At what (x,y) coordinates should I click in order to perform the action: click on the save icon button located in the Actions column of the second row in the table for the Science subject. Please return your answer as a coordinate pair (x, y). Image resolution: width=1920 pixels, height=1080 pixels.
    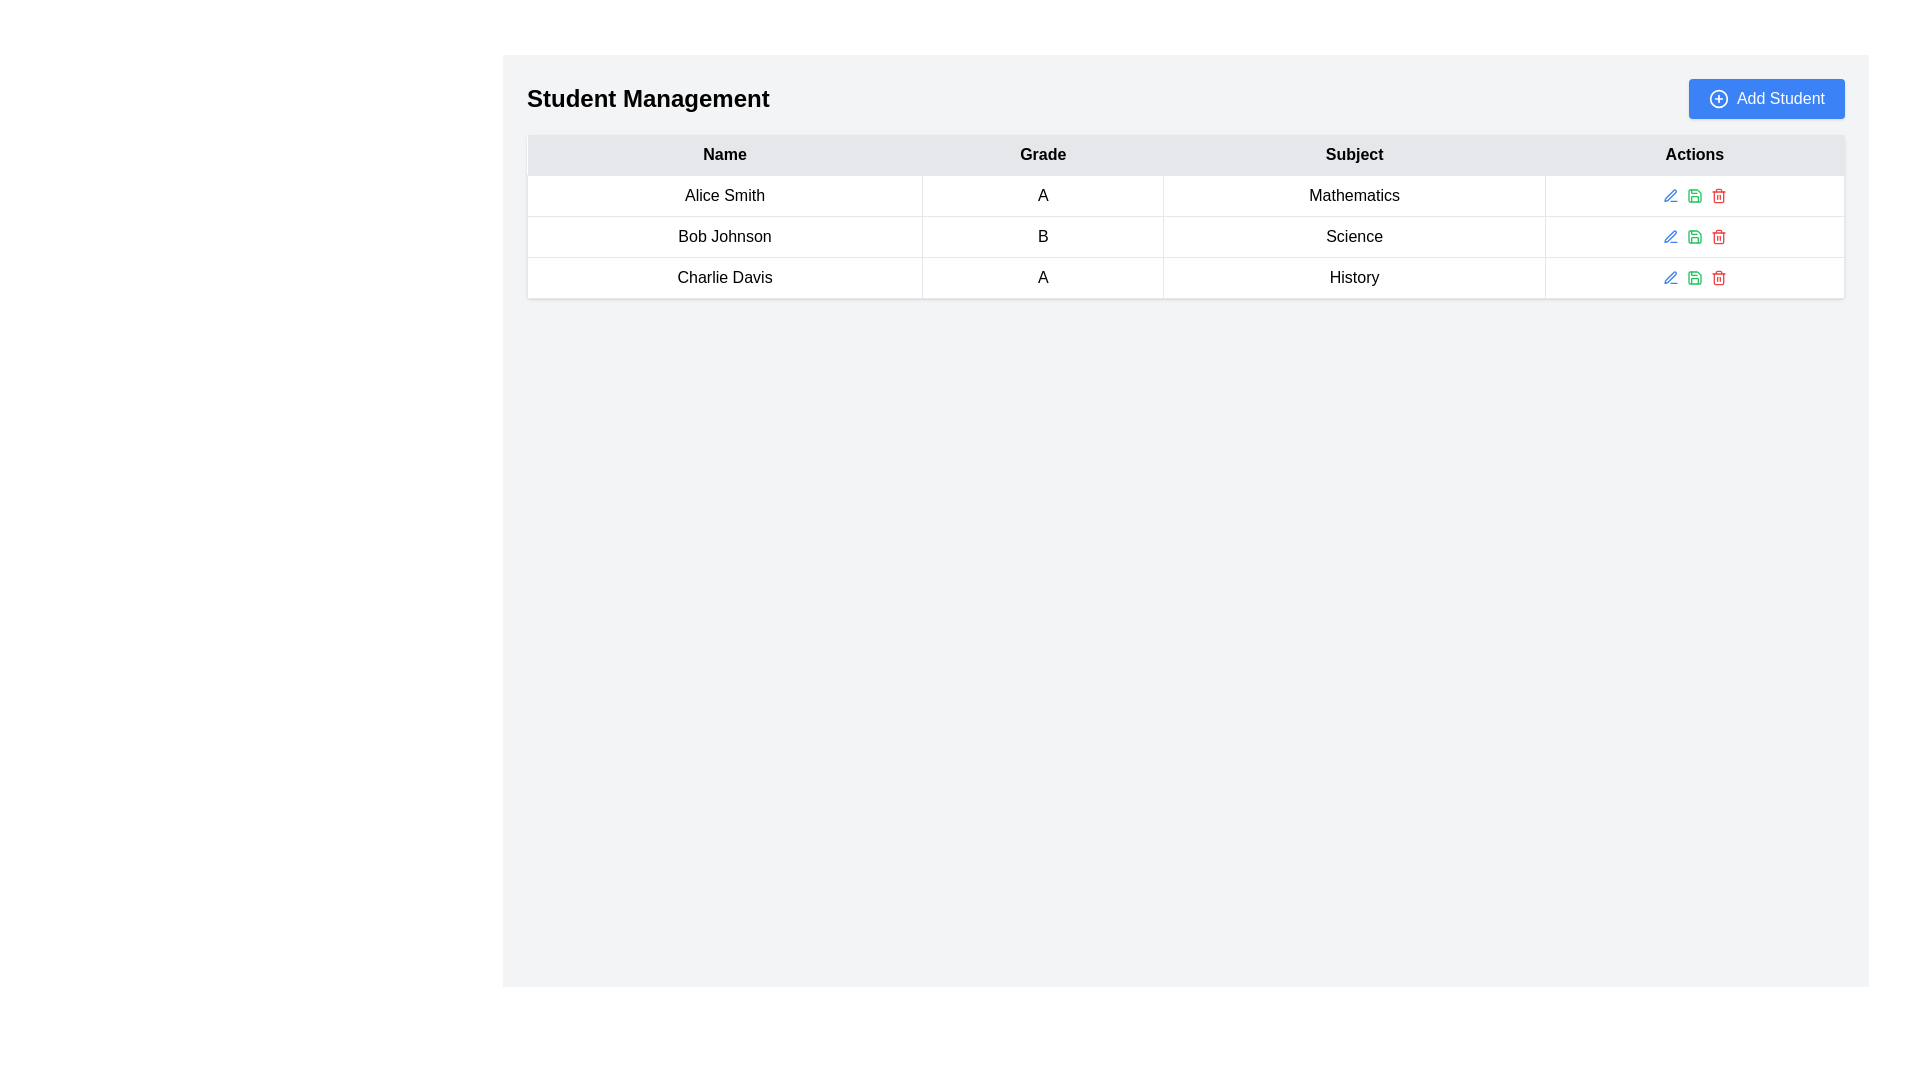
    Looking at the image, I should click on (1693, 235).